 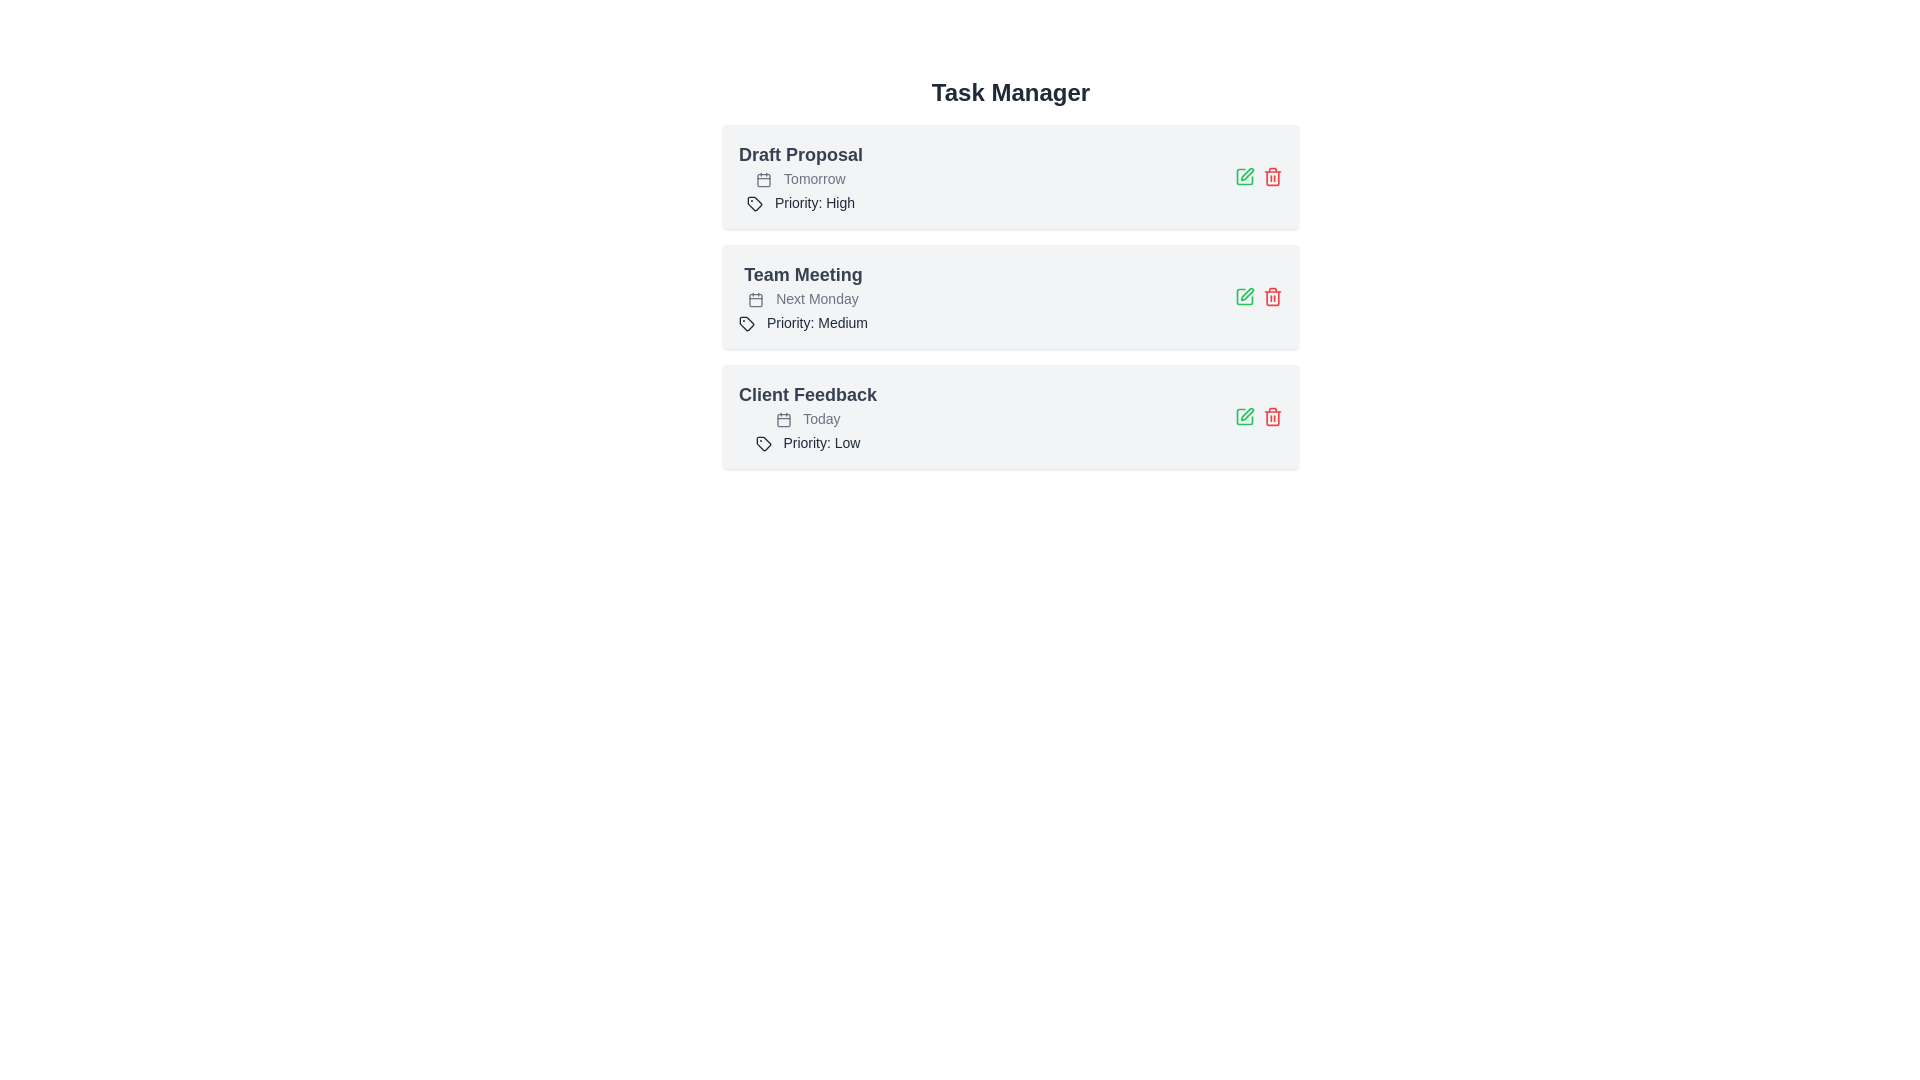 I want to click on the small tag-shaped icon in the 'Priority: Low' row of the 'Client Feedback' section, located to the left of the label 'Priority: Low', so click(x=762, y=443).